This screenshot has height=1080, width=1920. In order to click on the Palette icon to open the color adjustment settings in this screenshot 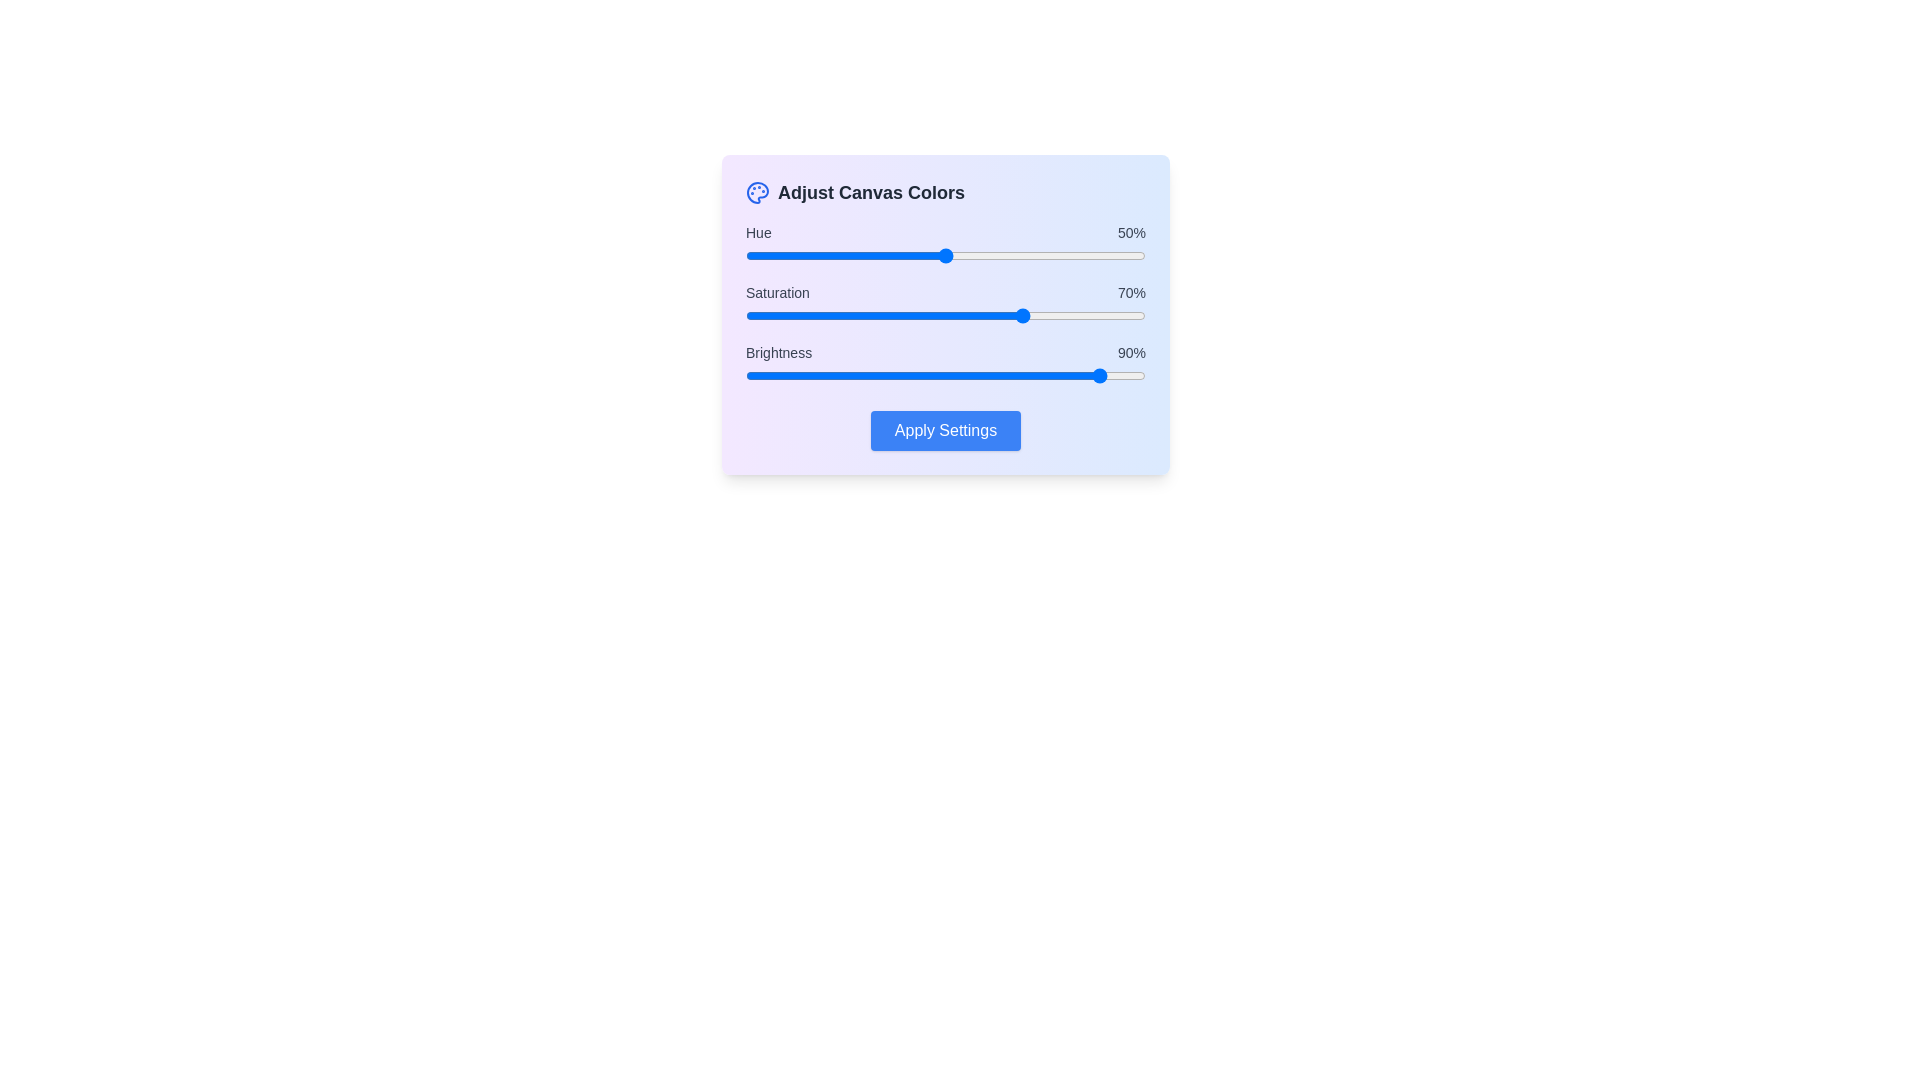, I will do `click(757, 192)`.